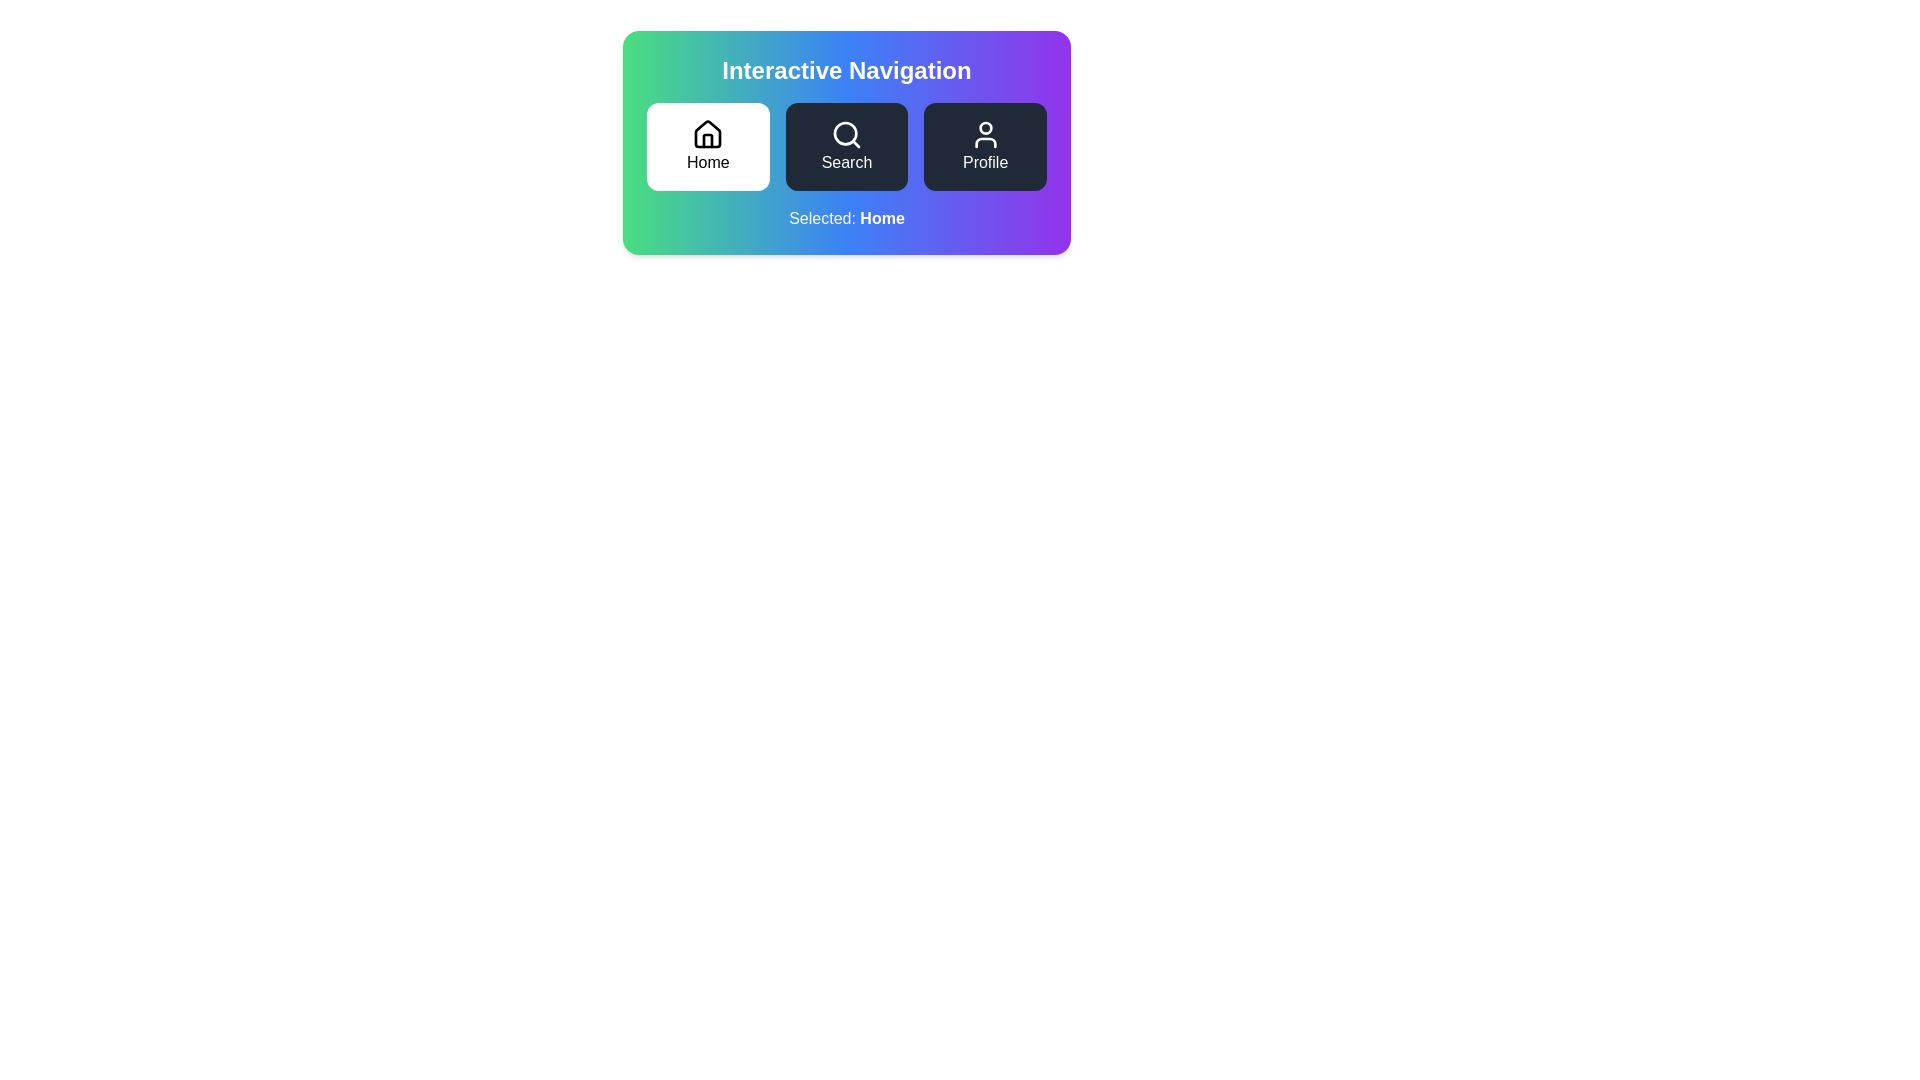 The width and height of the screenshot is (1920, 1080). I want to click on the 'Home' text label element, so click(708, 161).